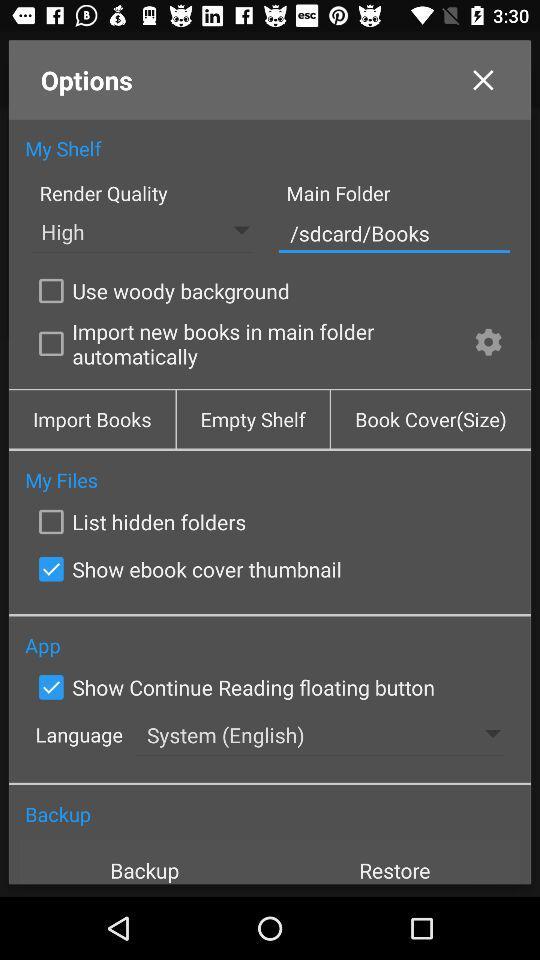 Image resolution: width=540 pixels, height=960 pixels. Describe the element at coordinates (395, 861) in the screenshot. I see `restore item` at that location.